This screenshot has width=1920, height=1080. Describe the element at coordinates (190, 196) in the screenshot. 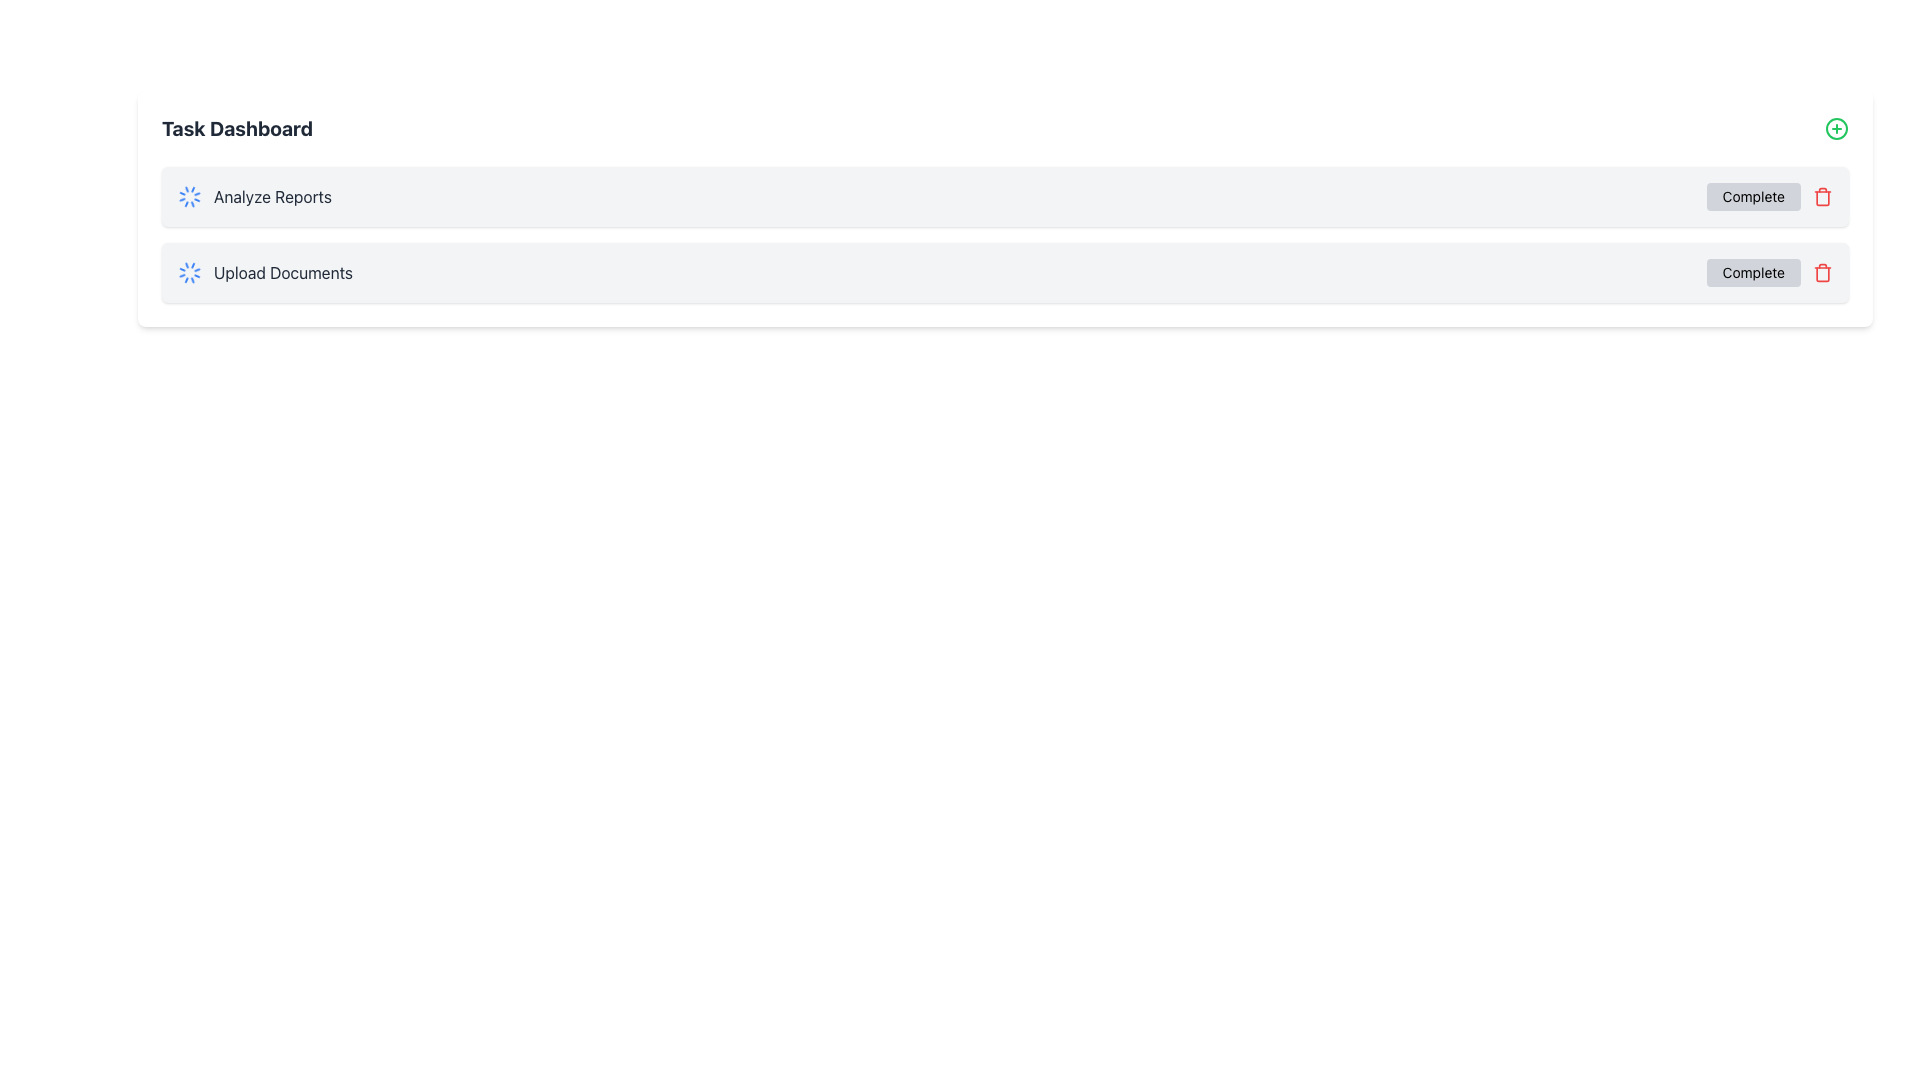

I see `the loading icon located to the left of the 'Analyze Reports' text in the 'Analyze Reports' section of the task dashboard` at that location.